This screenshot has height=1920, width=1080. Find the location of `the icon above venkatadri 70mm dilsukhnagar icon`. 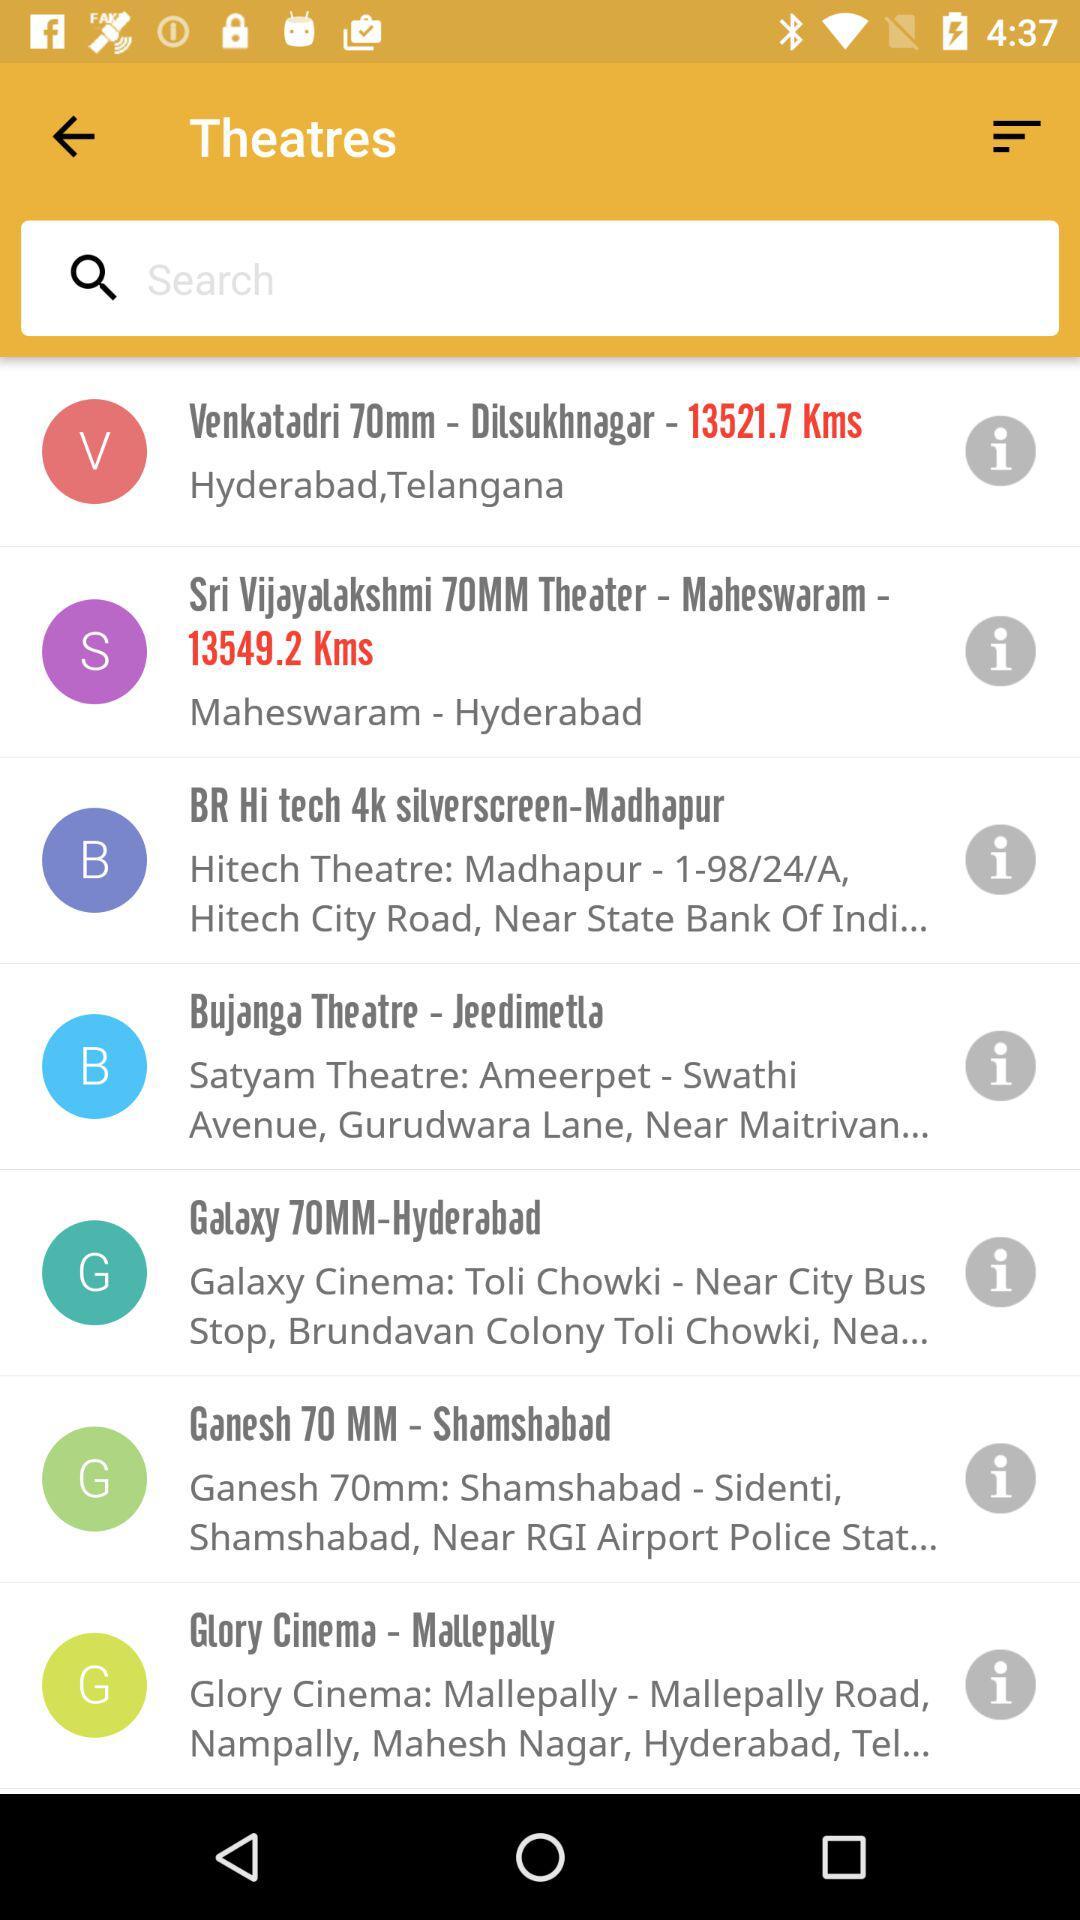

the icon above venkatadri 70mm dilsukhnagar icon is located at coordinates (533, 277).